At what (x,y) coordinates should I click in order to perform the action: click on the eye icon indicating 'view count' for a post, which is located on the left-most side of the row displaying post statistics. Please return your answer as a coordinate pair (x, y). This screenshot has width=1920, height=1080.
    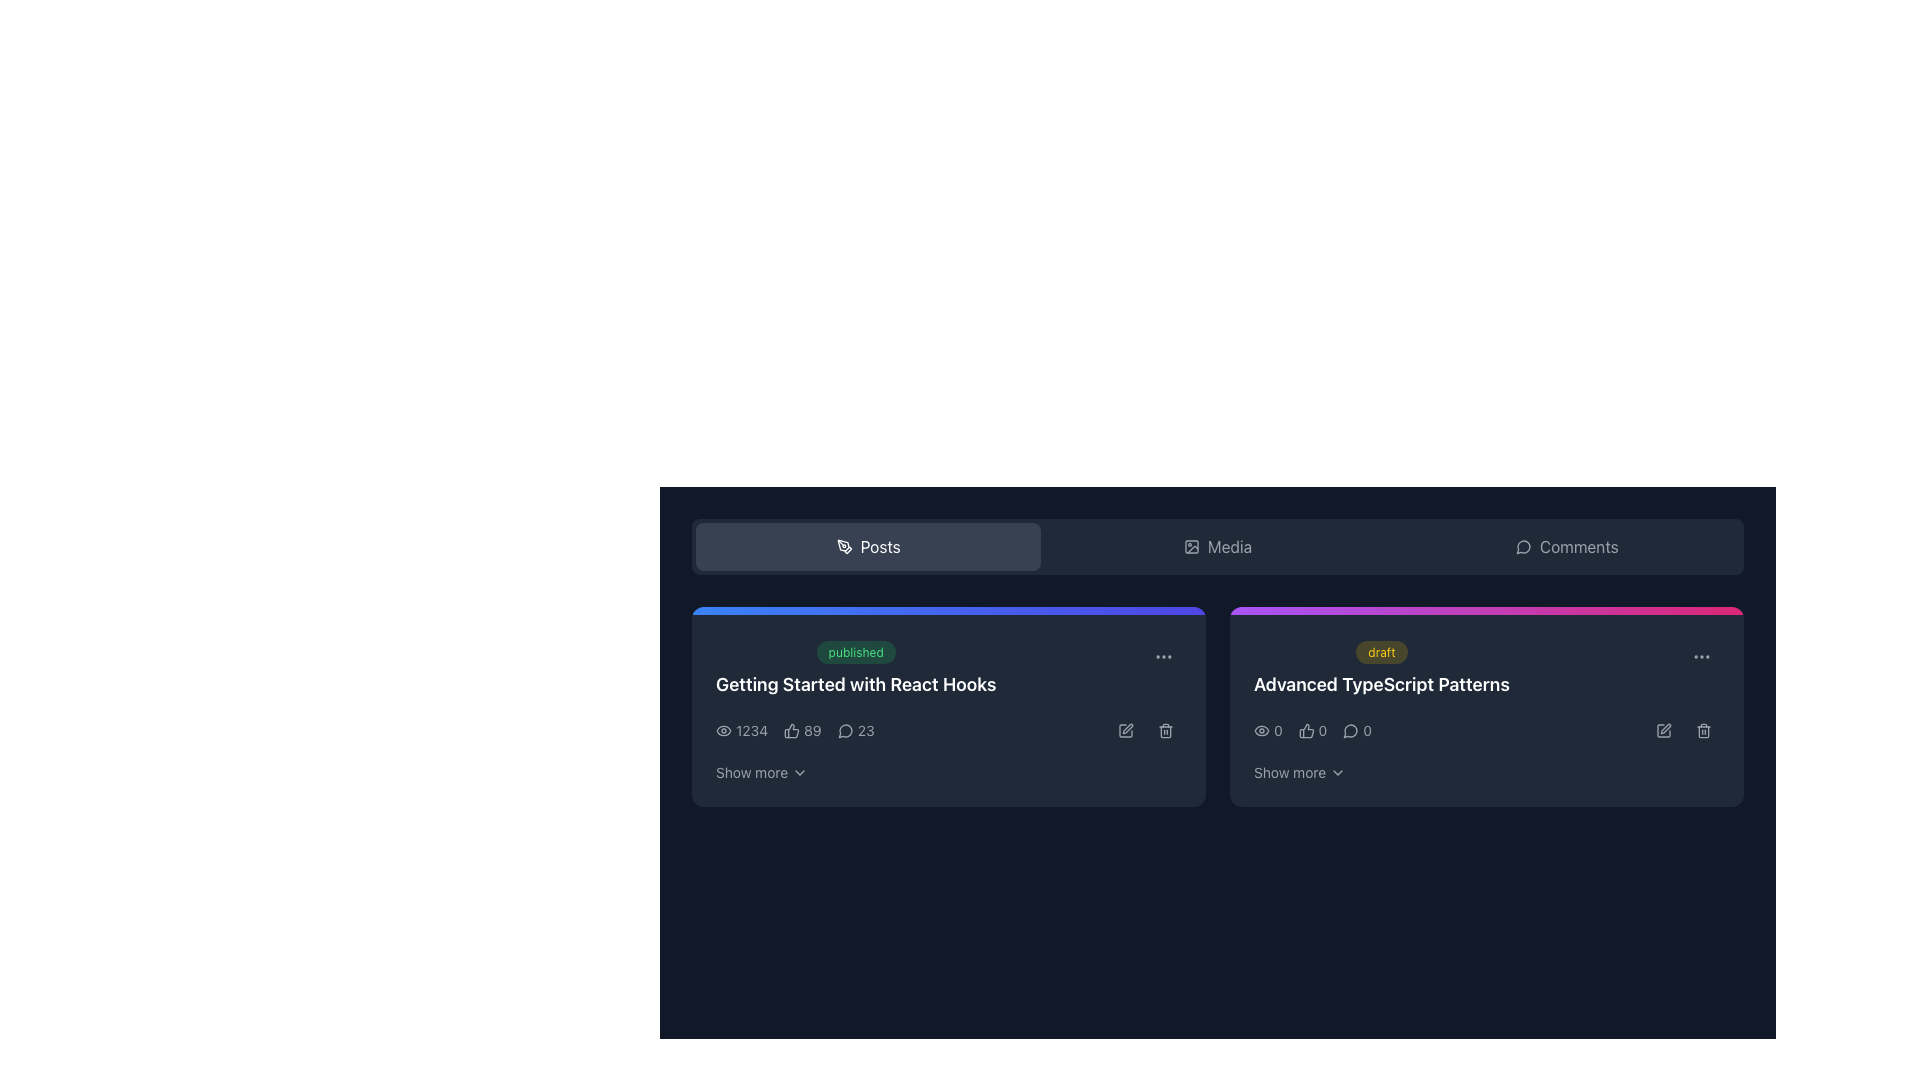
    Looking at the image, I should click on (723, 731).